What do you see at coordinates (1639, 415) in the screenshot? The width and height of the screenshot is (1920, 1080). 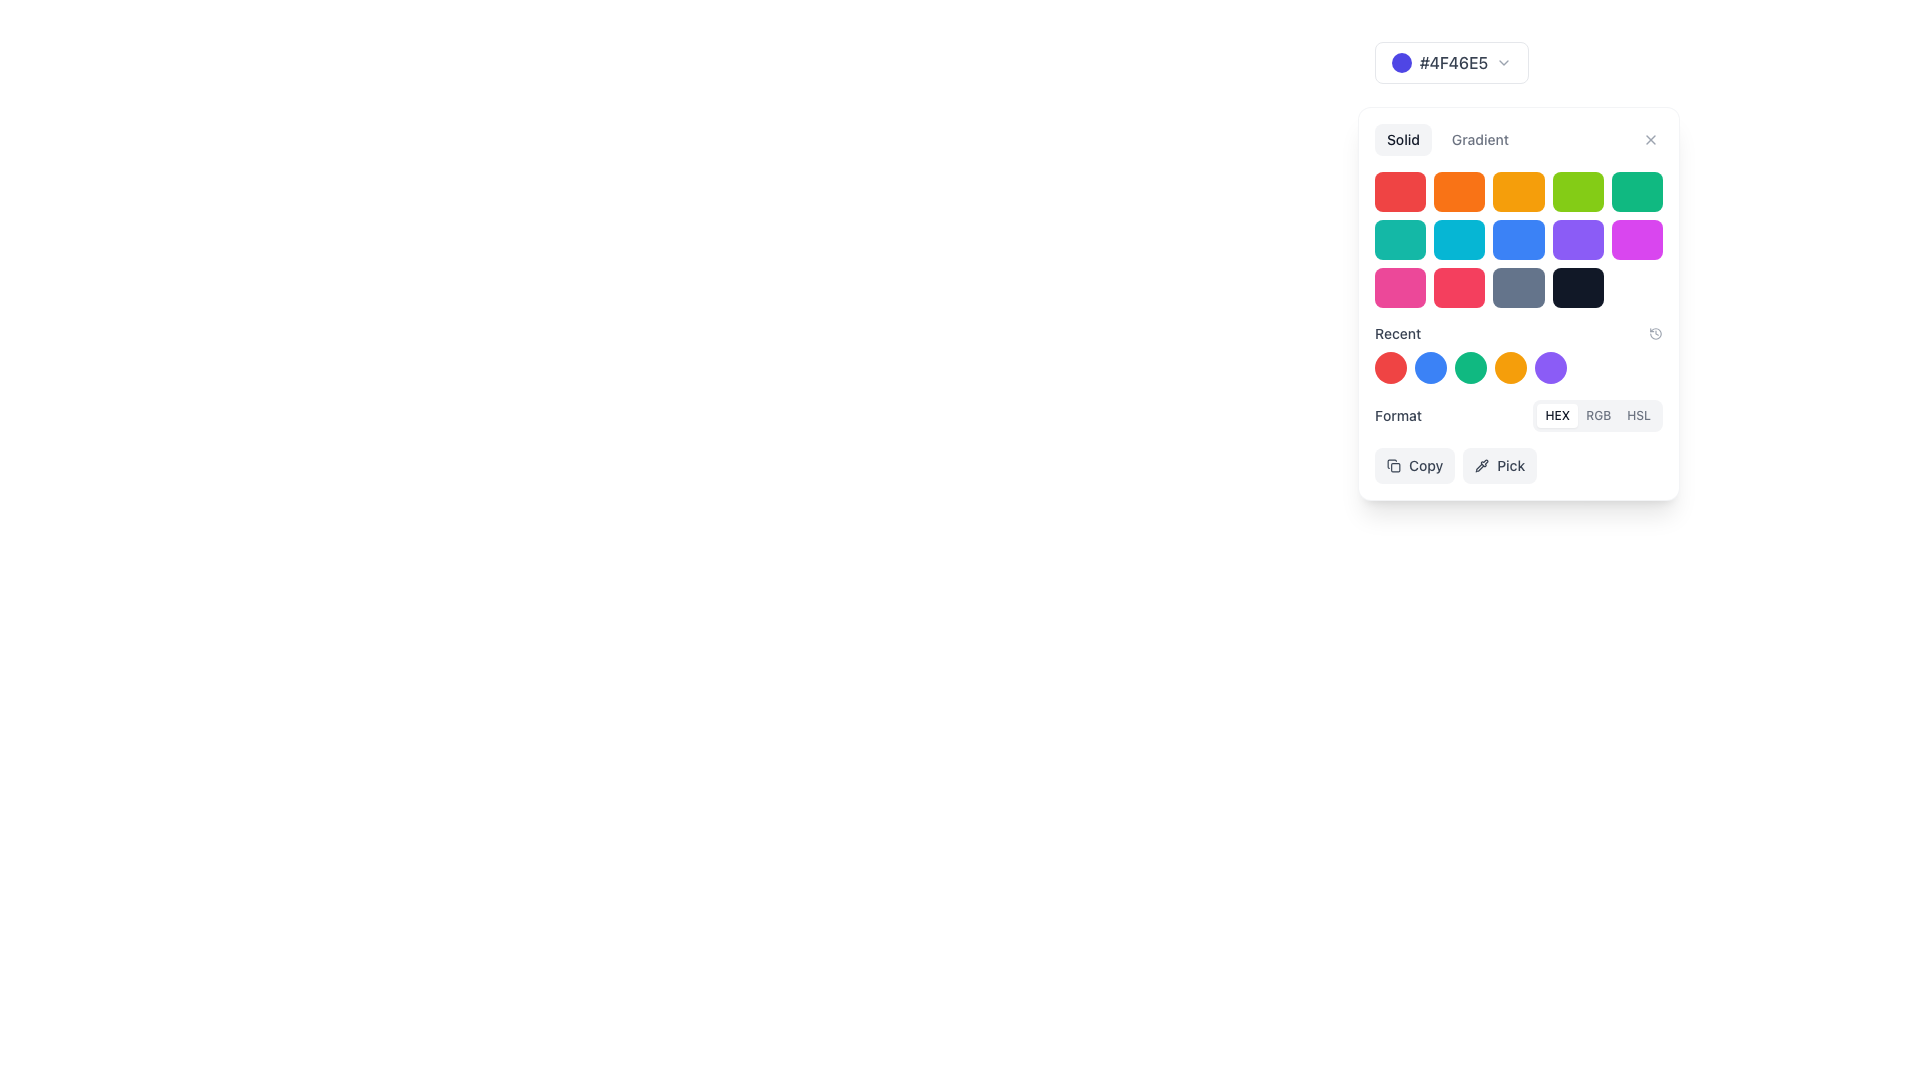 I see `the 'HSL' button, which is the third button in a row of three buttons labeled 'HEX,' 'RGB,' and 'HSL', to change its color` at bounding box center [1639, 415].